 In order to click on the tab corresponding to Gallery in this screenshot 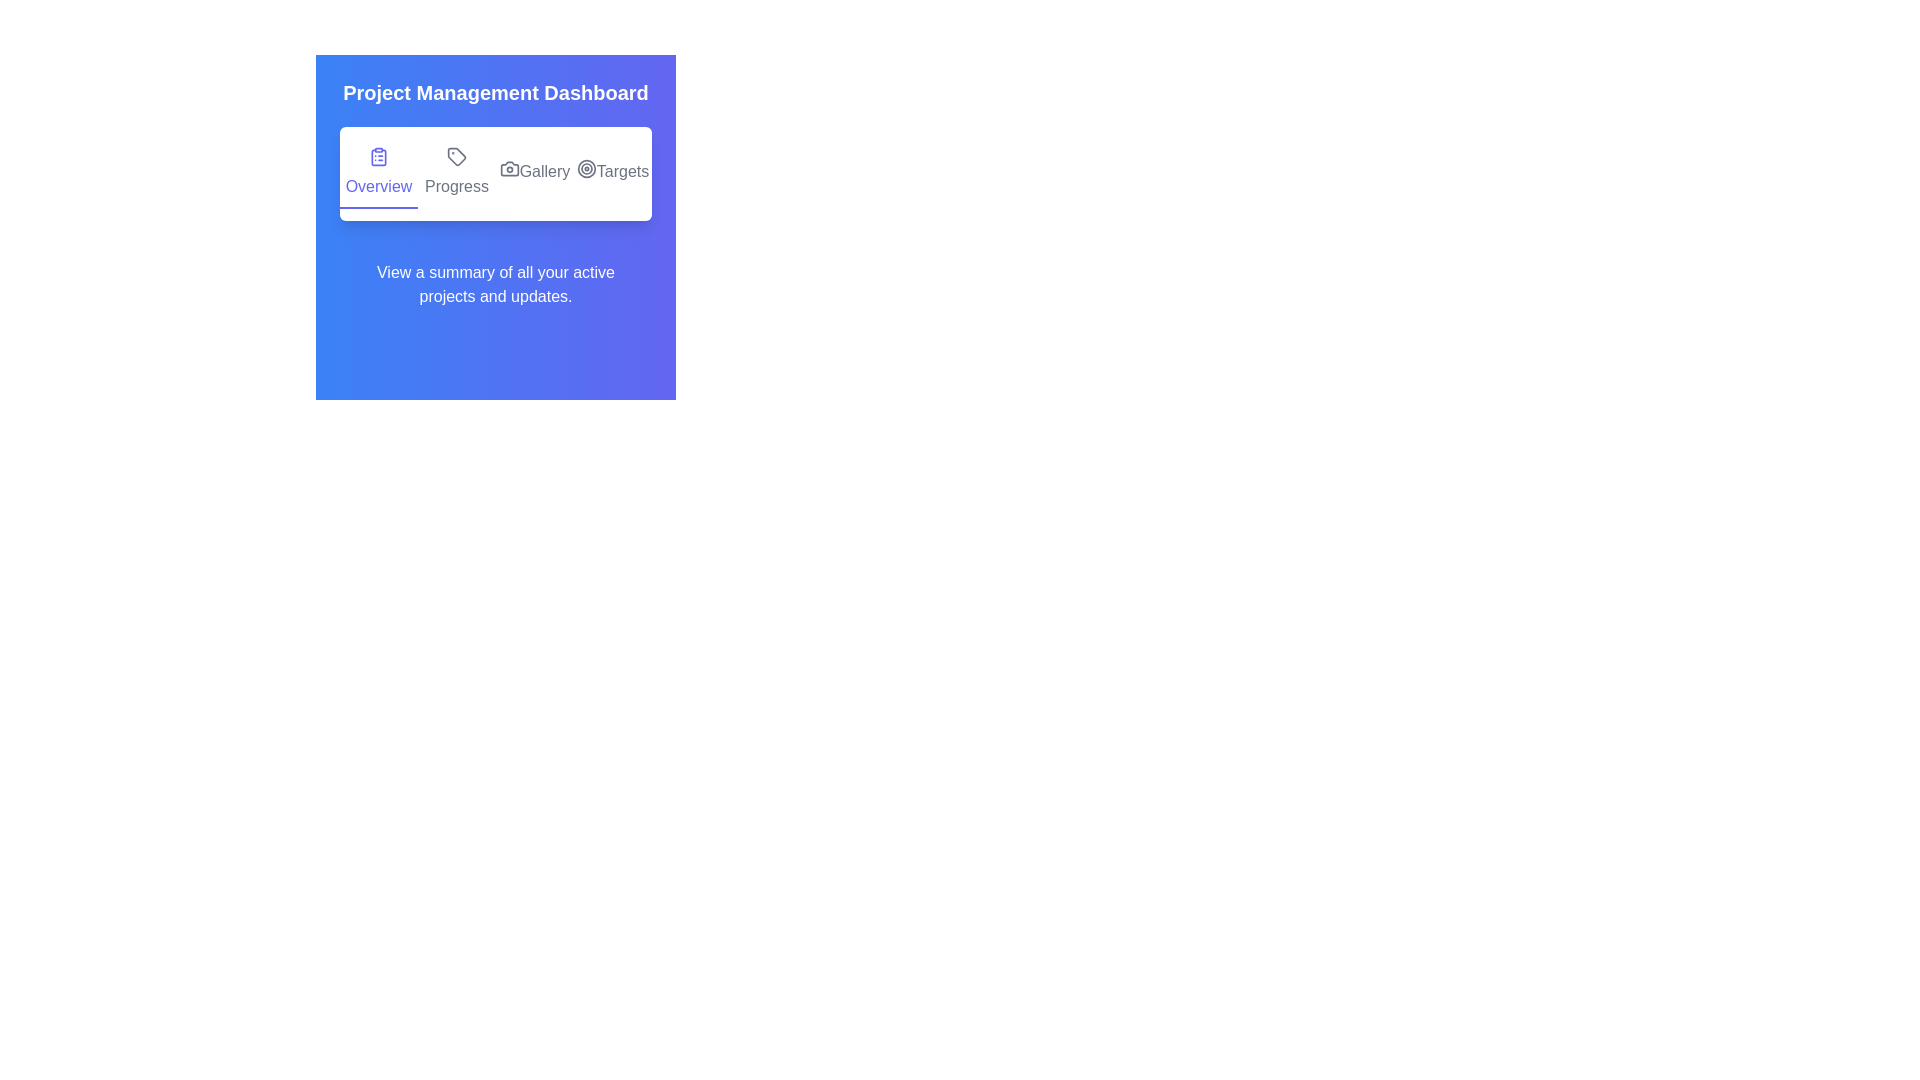, I will do `click(534, 172)`.